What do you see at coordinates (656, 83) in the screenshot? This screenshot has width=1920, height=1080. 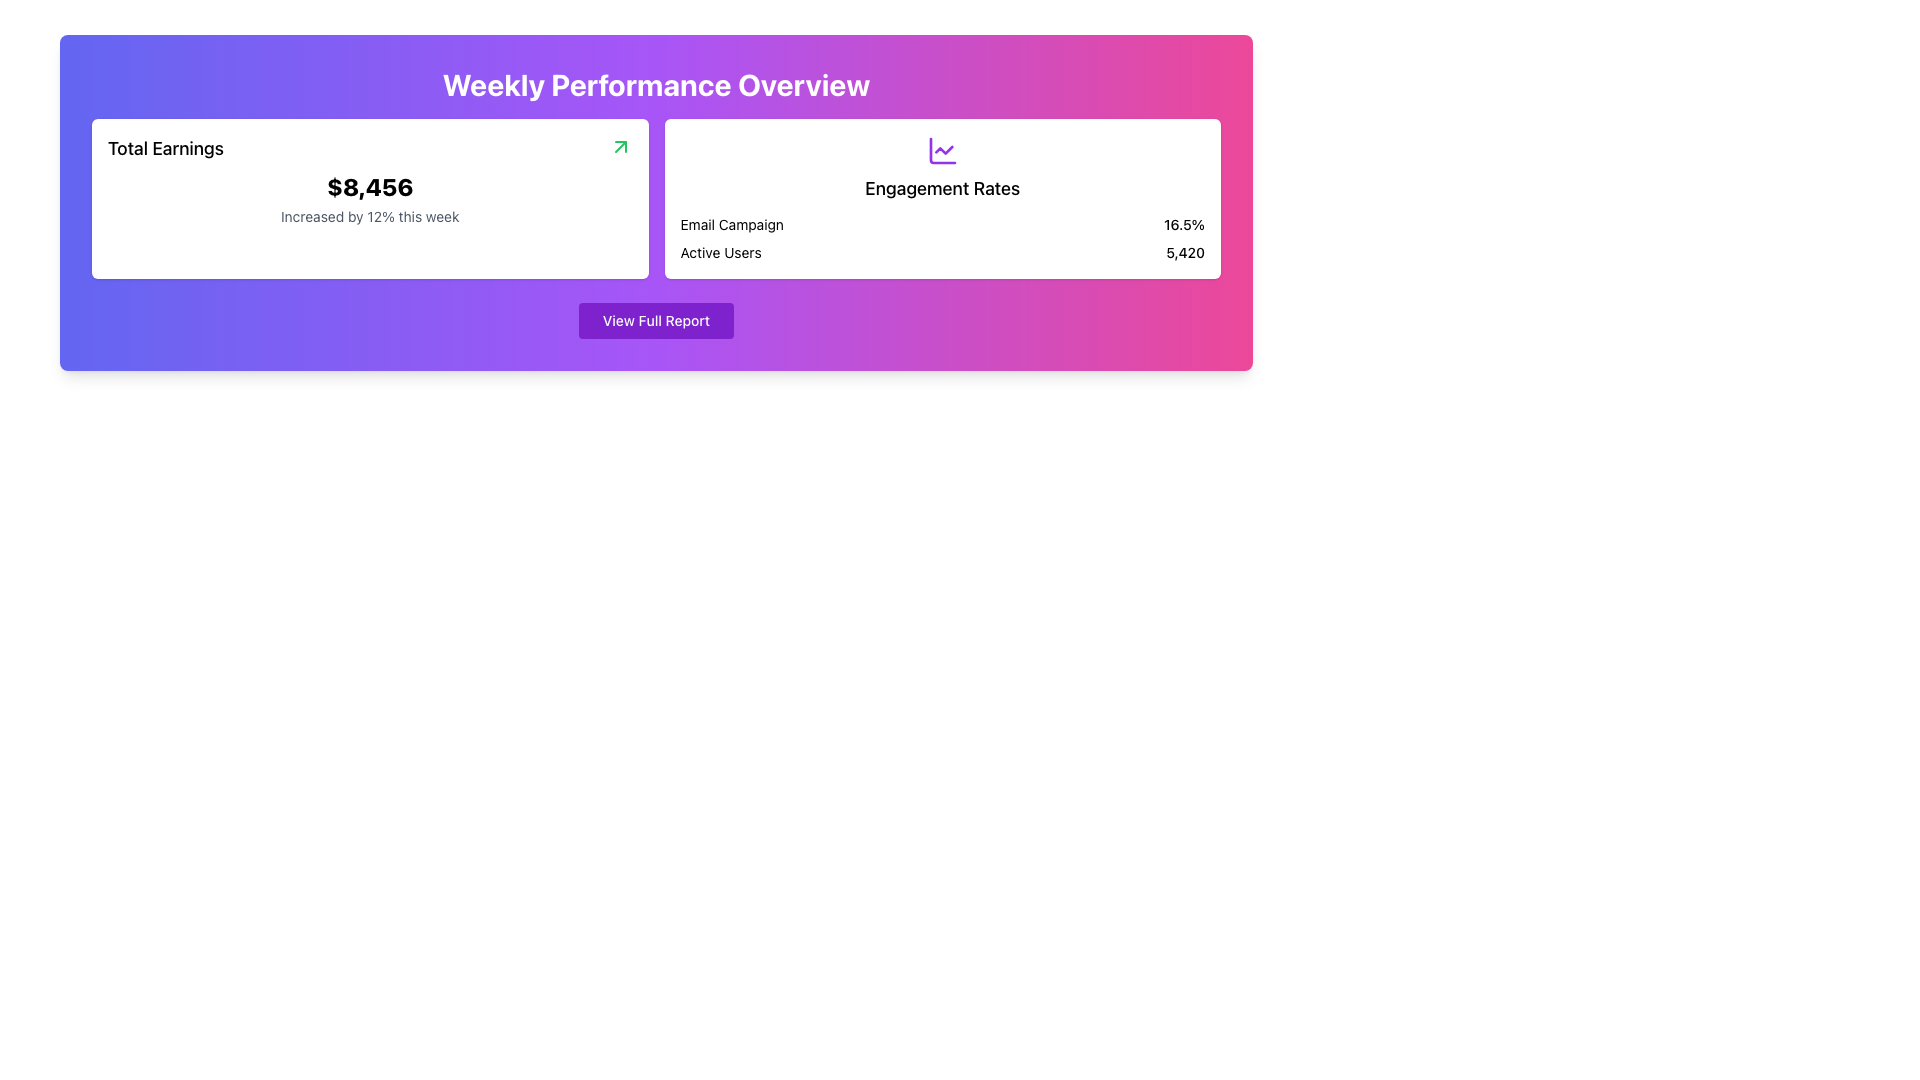 I see `the text header displaying 'Weekly Performance Overview', which is styled in bold, large white font over a gradient background` at bounding box center [656, 83].